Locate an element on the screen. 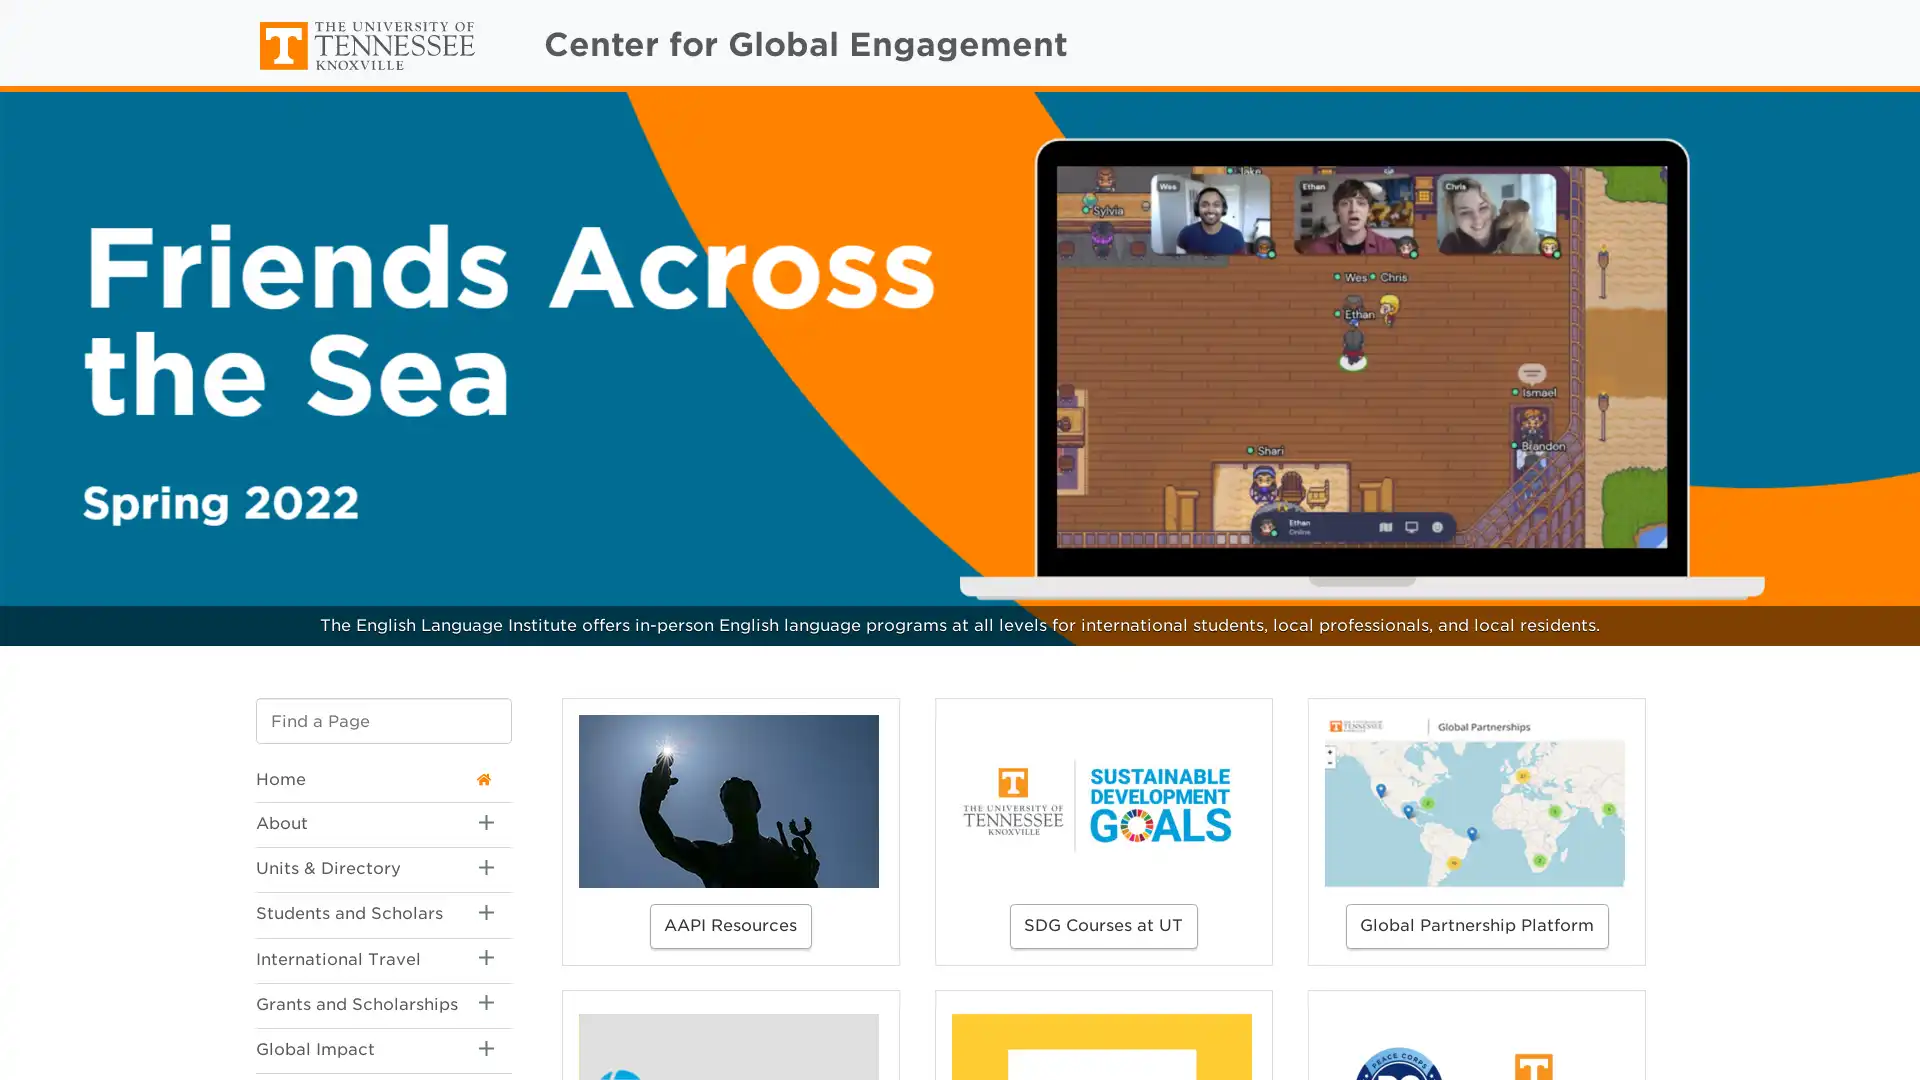 The height and width of the screenshot is (1080, 1920). Toggle Sub Menu is located at coordinates (280, 958).